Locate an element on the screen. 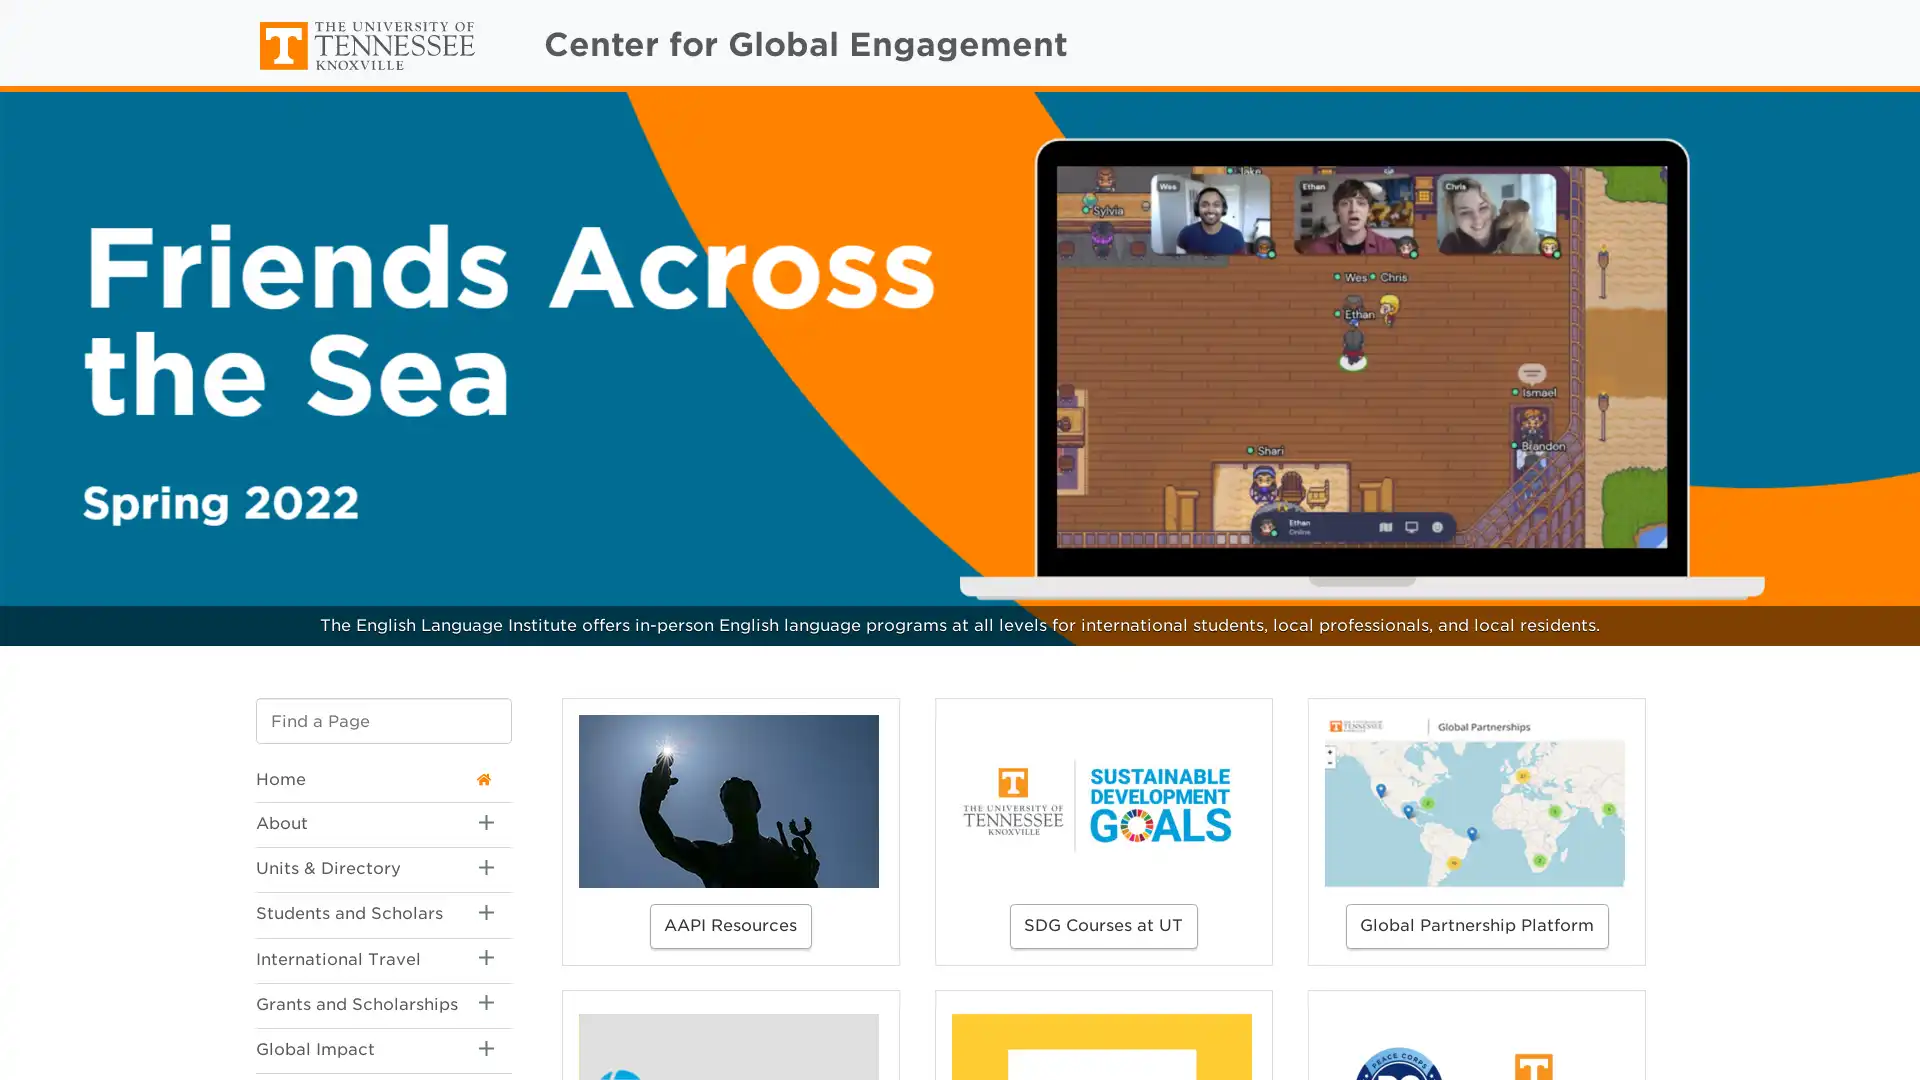 The height and width of the screenshot is (1080, 1920). Toggle Sub Menu is located at coordinates (280, 958).